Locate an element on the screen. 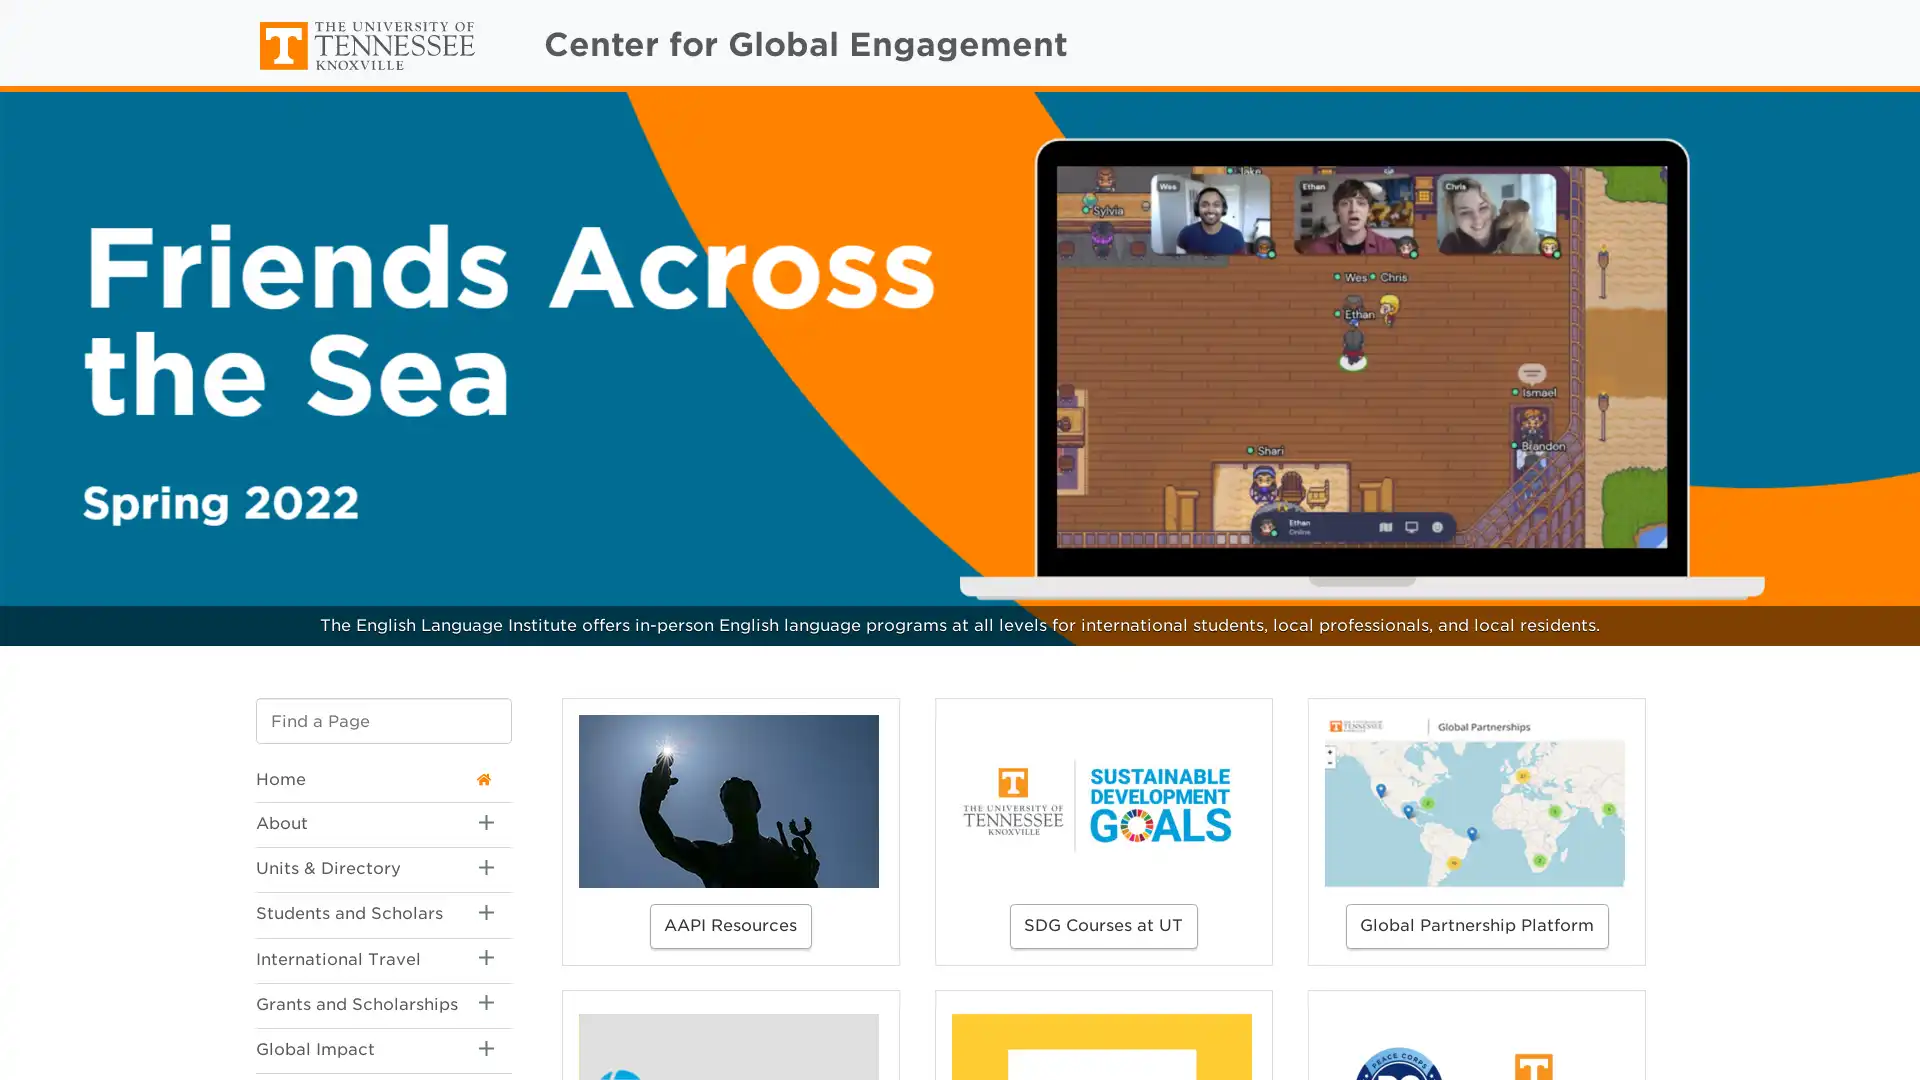 The height and width of the screenshot is (1080, 1920). Toggle Sub Menu is located at coordinates (280, 958).